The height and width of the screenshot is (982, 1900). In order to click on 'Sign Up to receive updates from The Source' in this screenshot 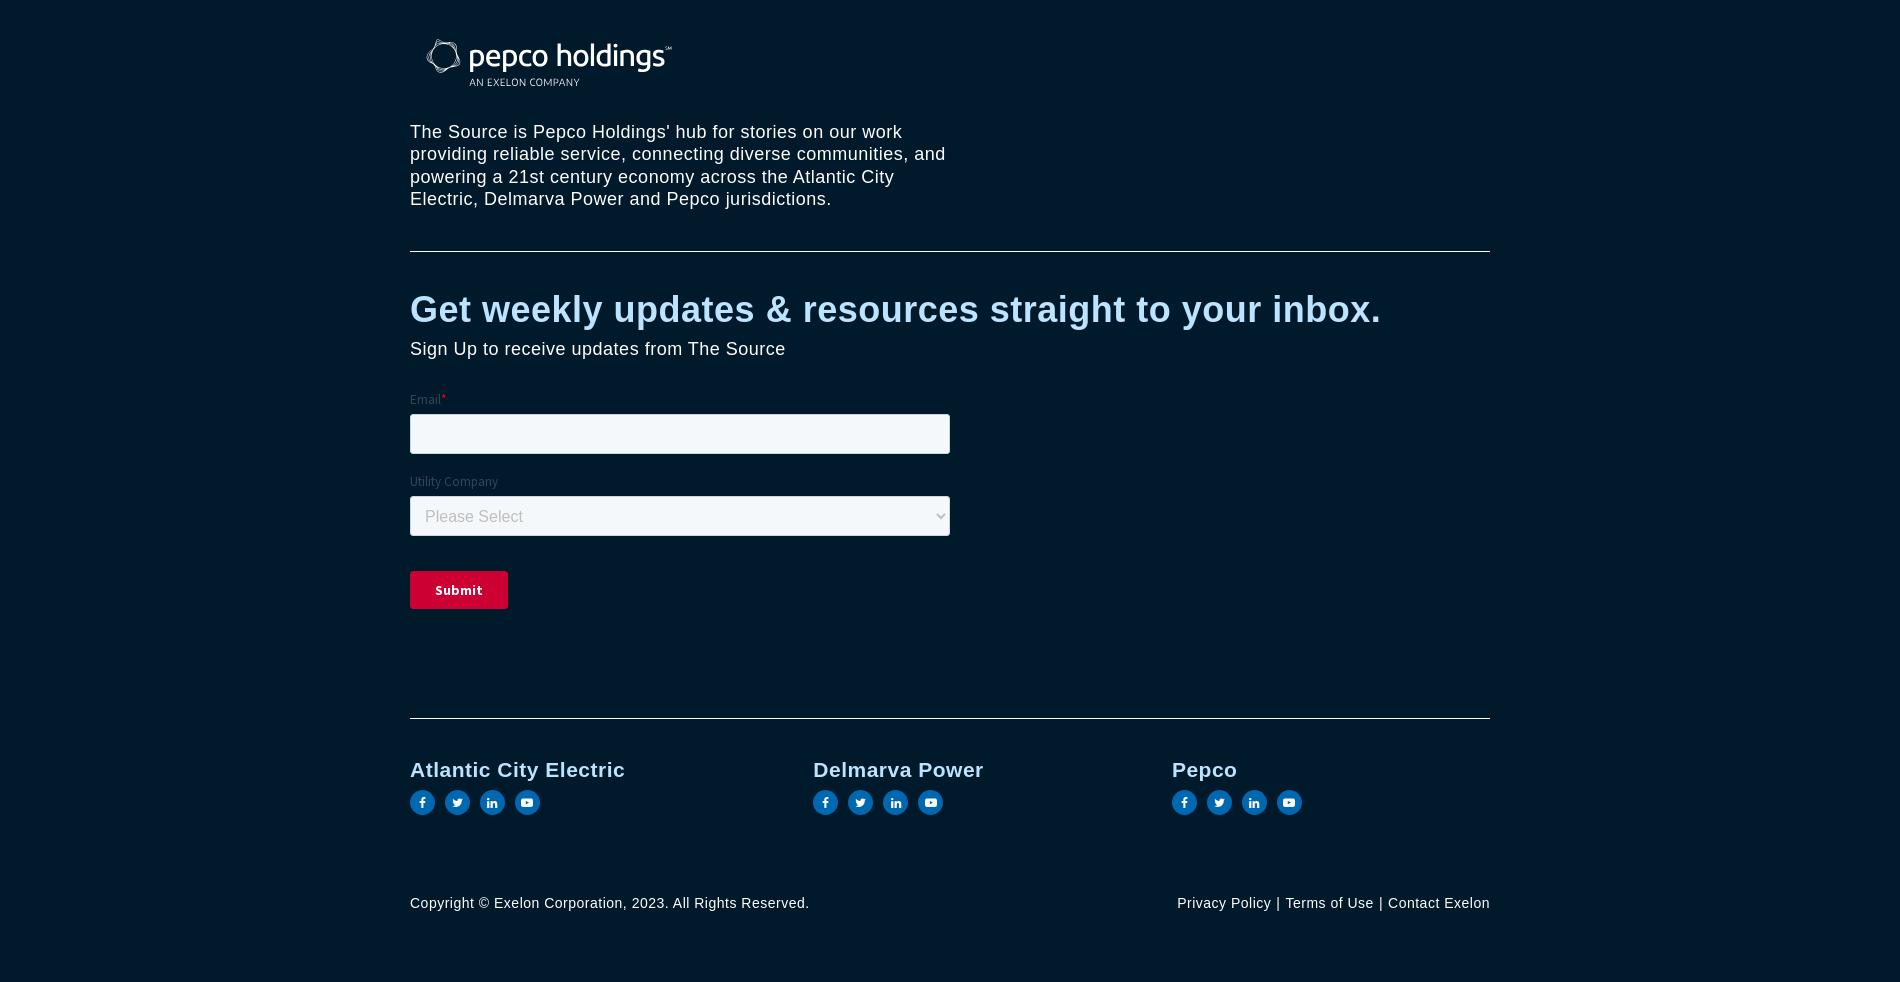, I will do `click(597, 348)`.